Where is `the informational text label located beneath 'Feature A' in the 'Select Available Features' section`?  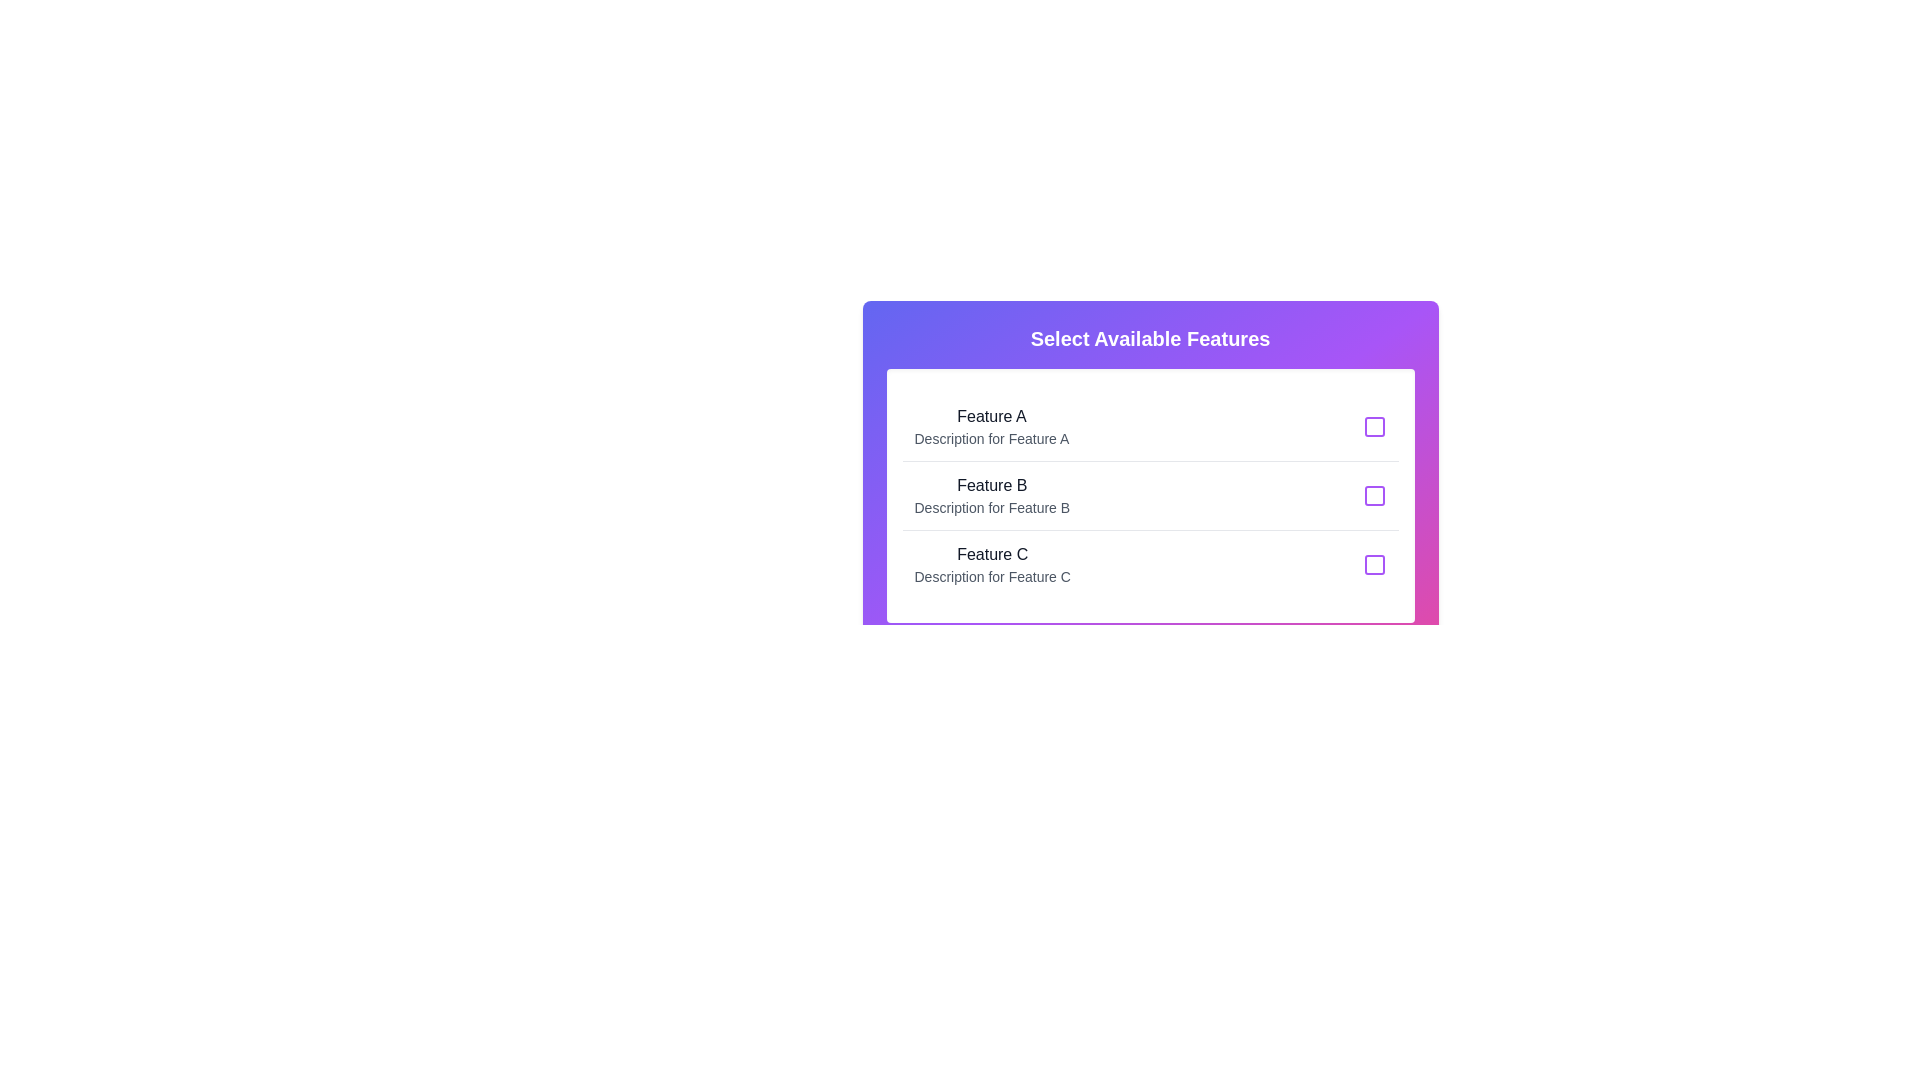
the informational text label located beneath 'Feature A' in the 'Select Available Features' section is located at coordinates (991, 438).